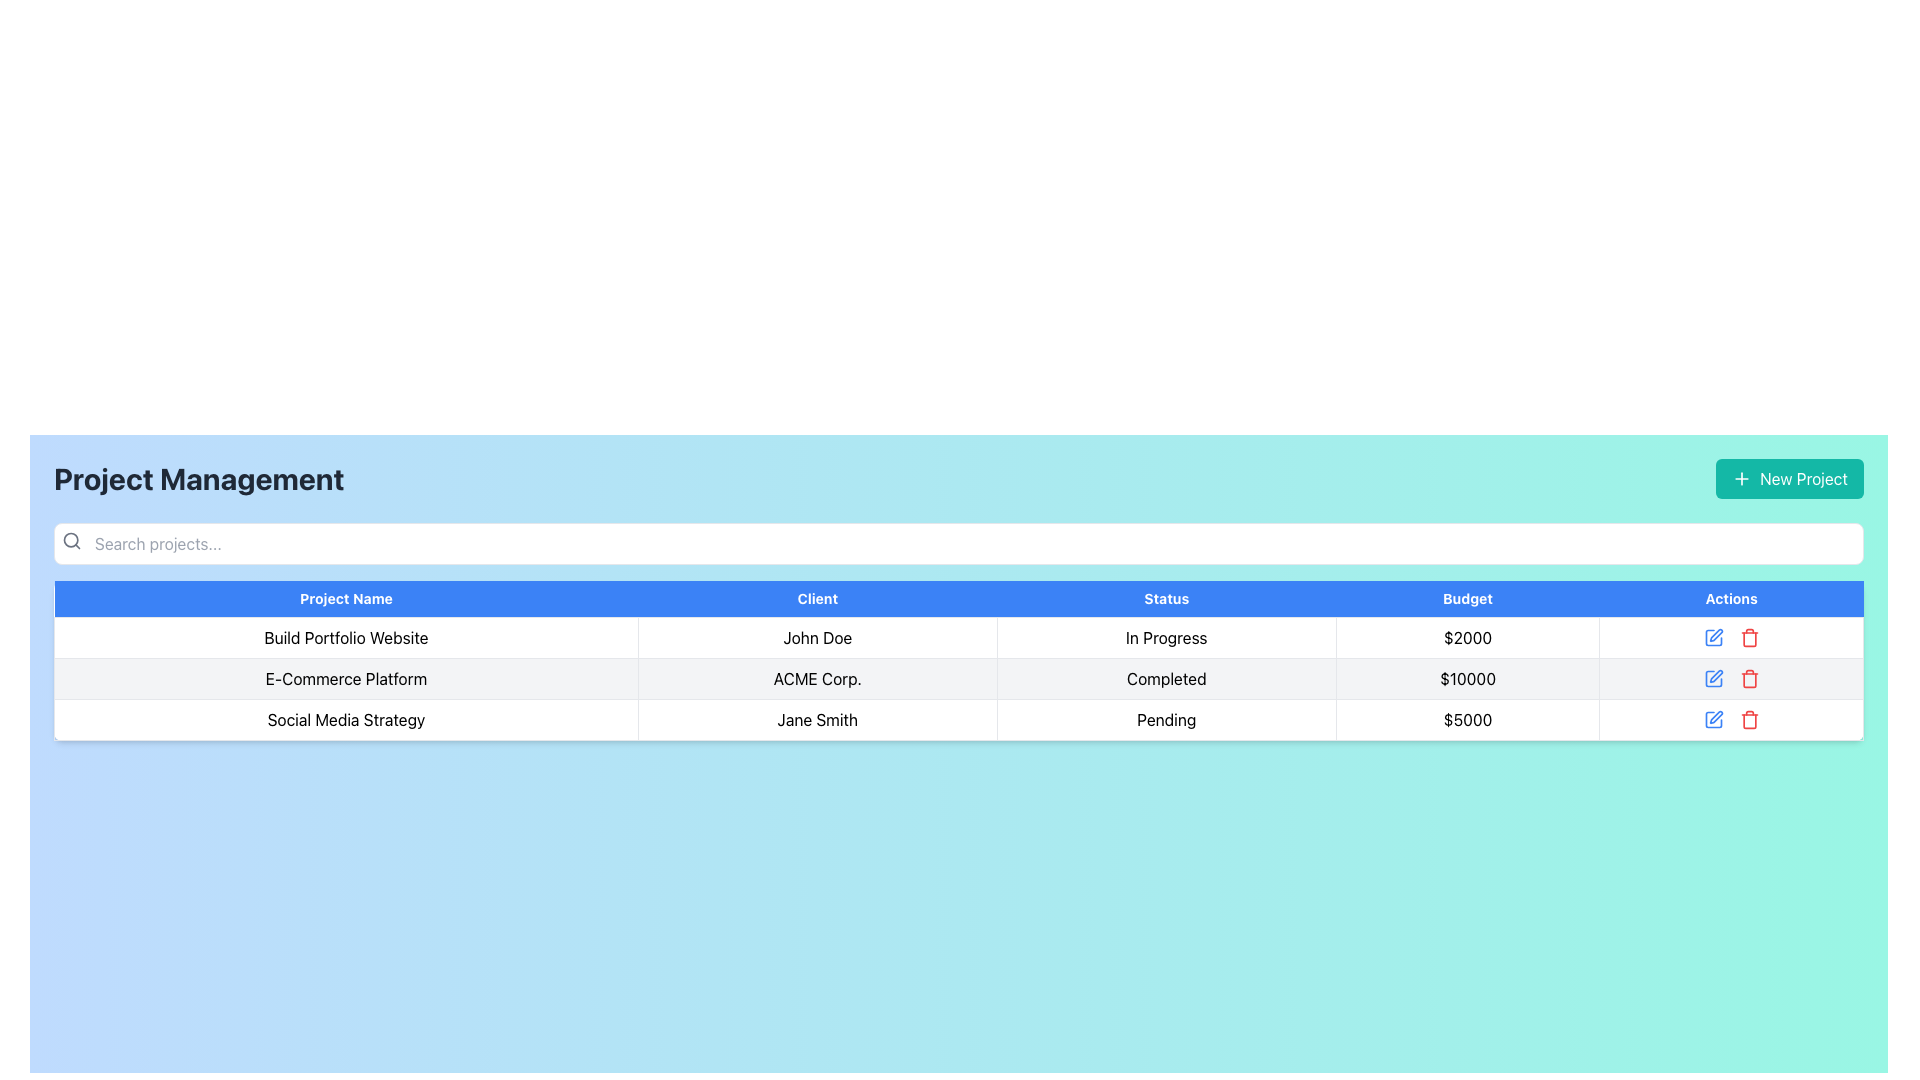 The image size is (1920, 1080). What do you see at coordinates (1730, 637) in the screenshot?
I see `the interactive icons in the last cell of the 'Actions' column for the project titled 'Build Portfolio Website'` at bounding box center [1730, 637].